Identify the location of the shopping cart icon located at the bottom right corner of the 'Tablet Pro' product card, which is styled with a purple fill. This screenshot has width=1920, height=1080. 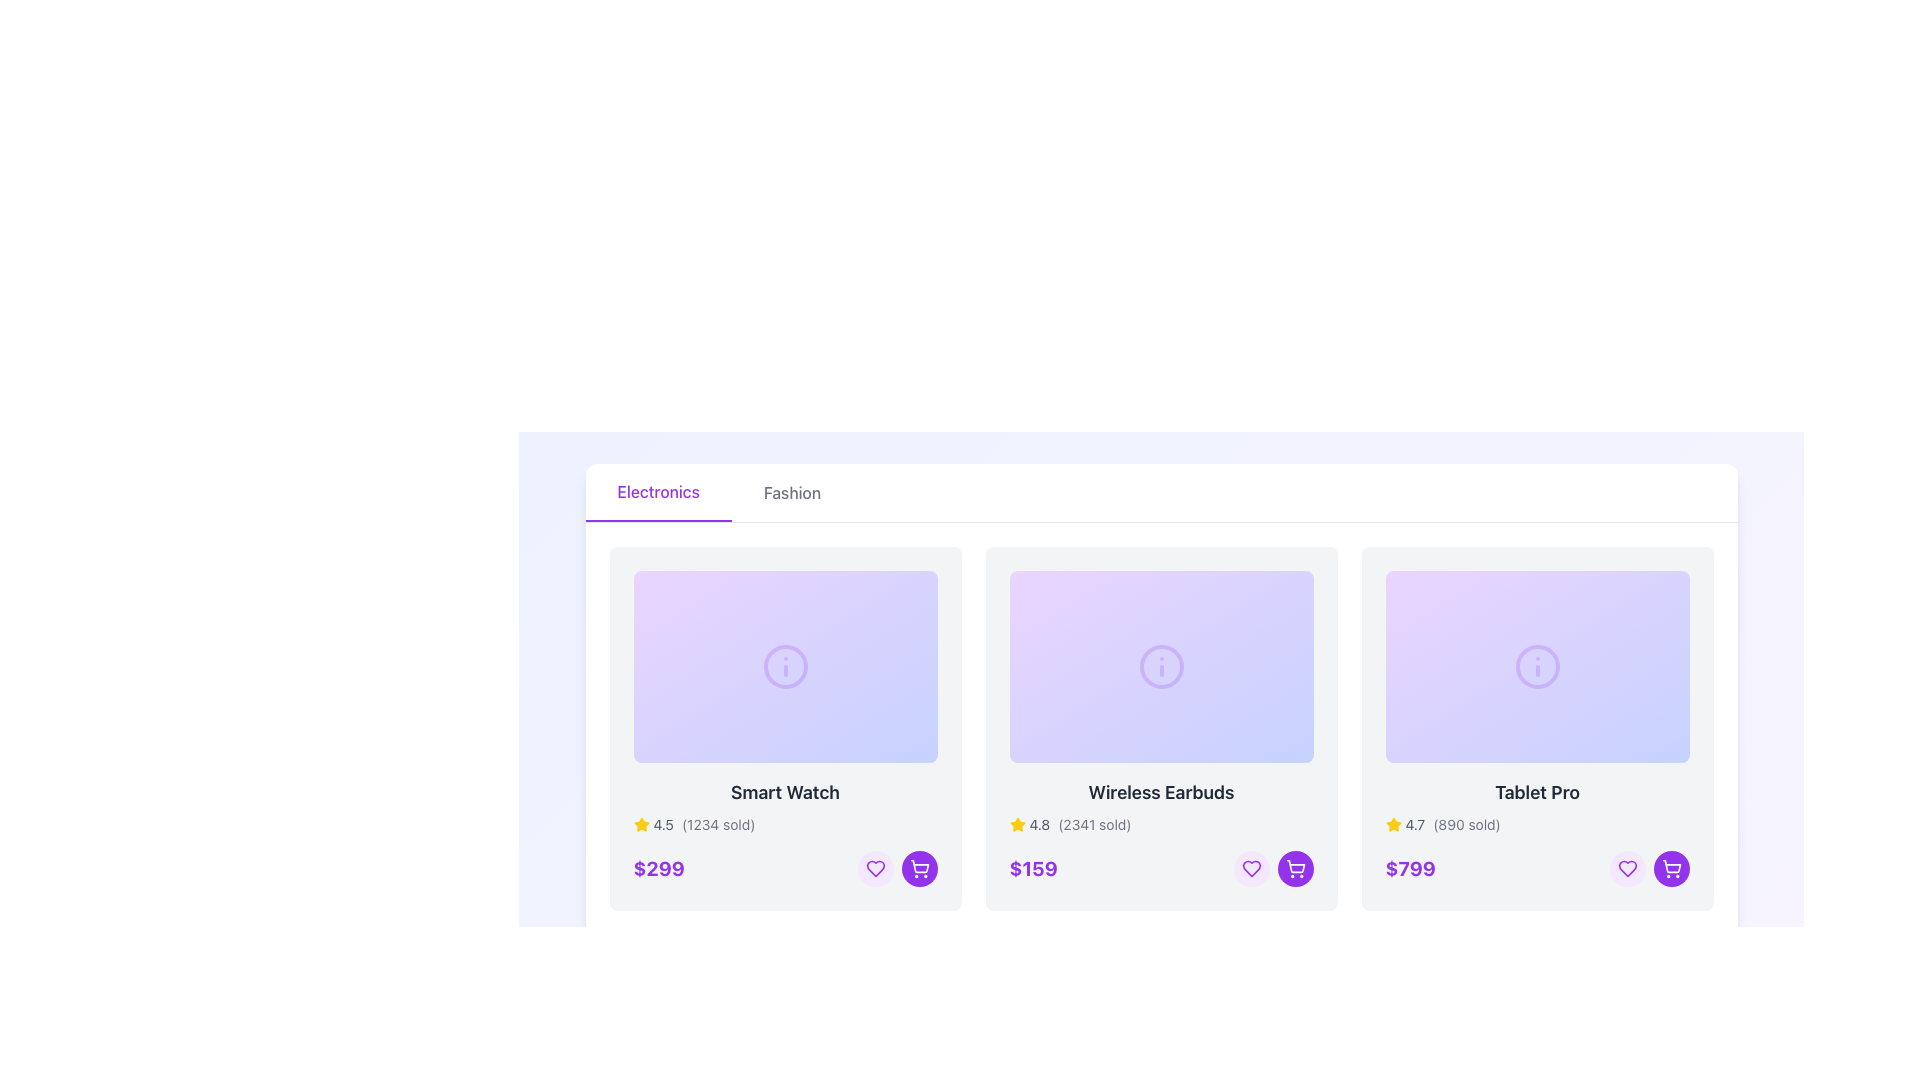
(1671, 865).